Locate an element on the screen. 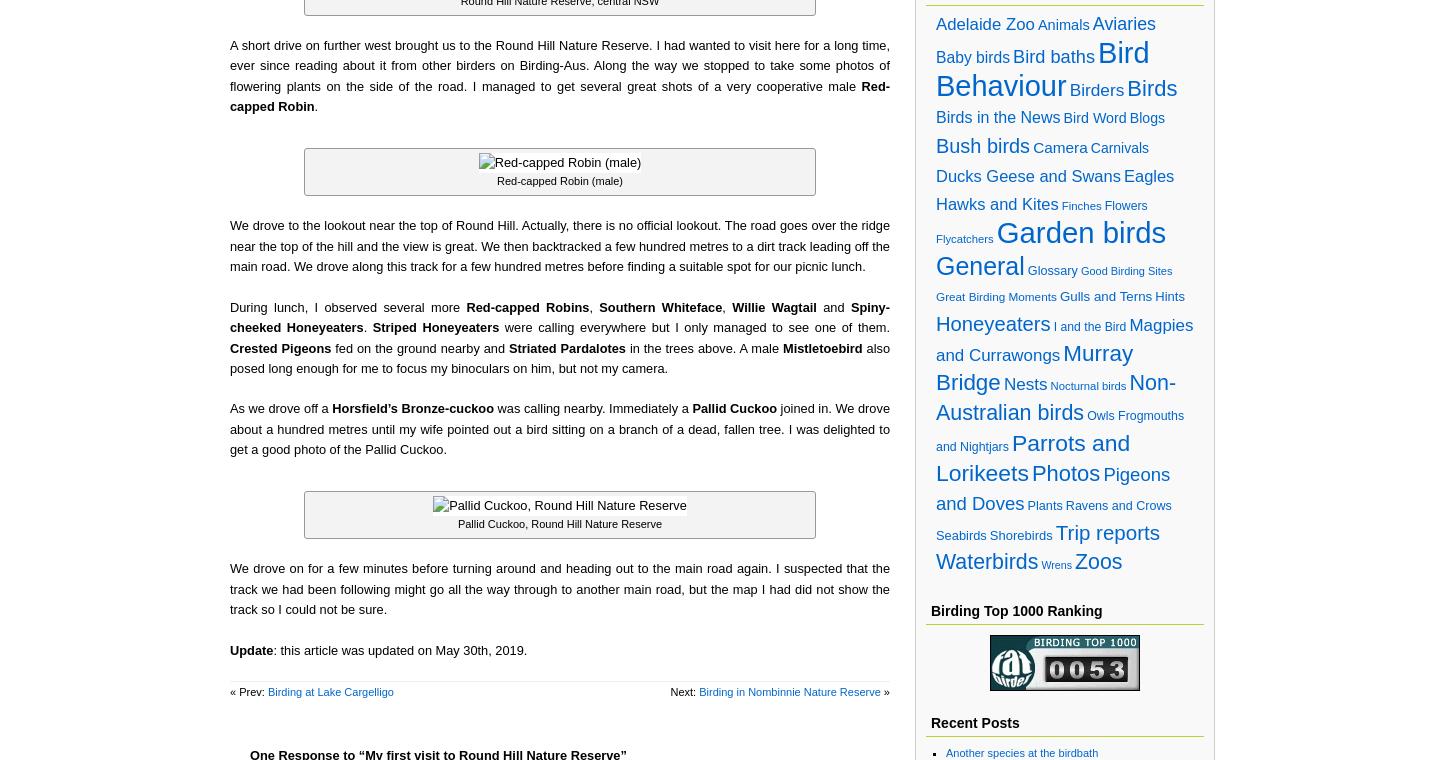 This screenshot has height=760, width=1440. 'As we drove off a' is located at coordinates (279, 407).